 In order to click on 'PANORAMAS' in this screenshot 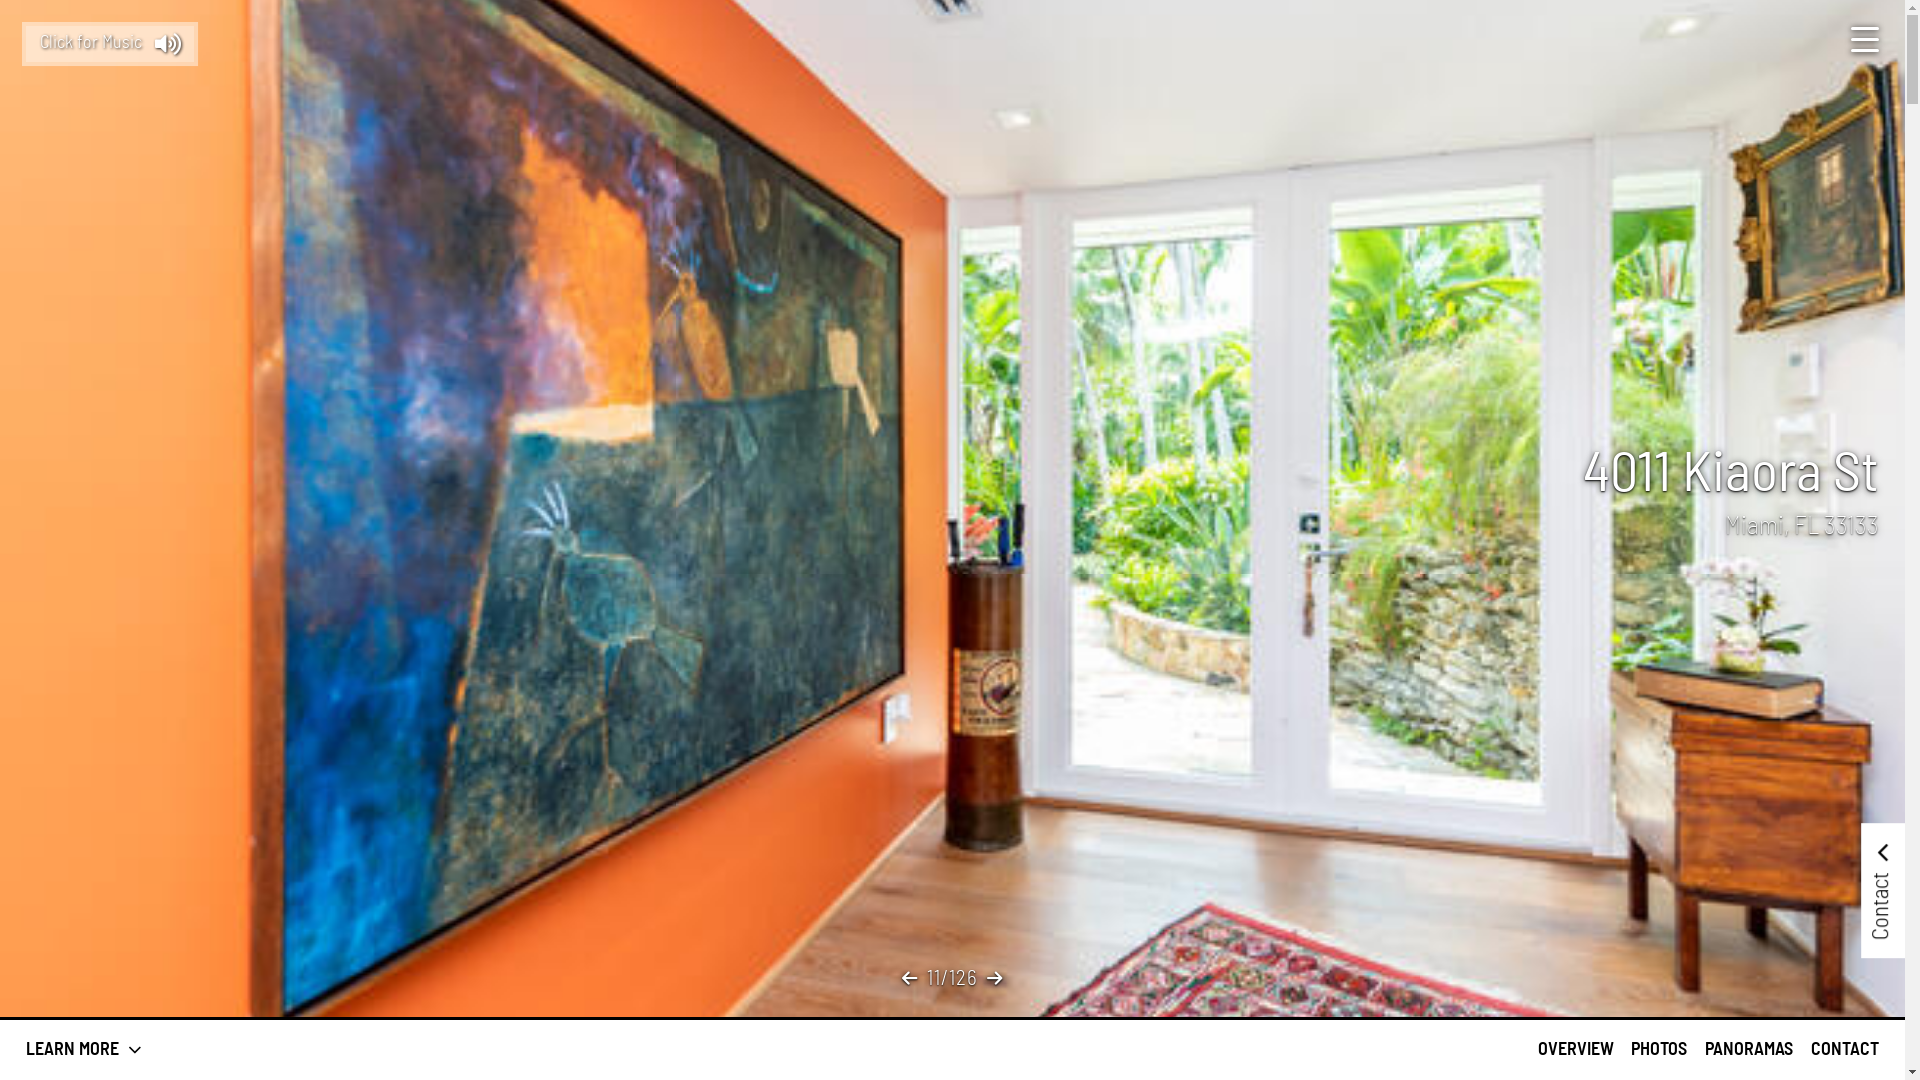, I will do `click(1747, 1048)`.